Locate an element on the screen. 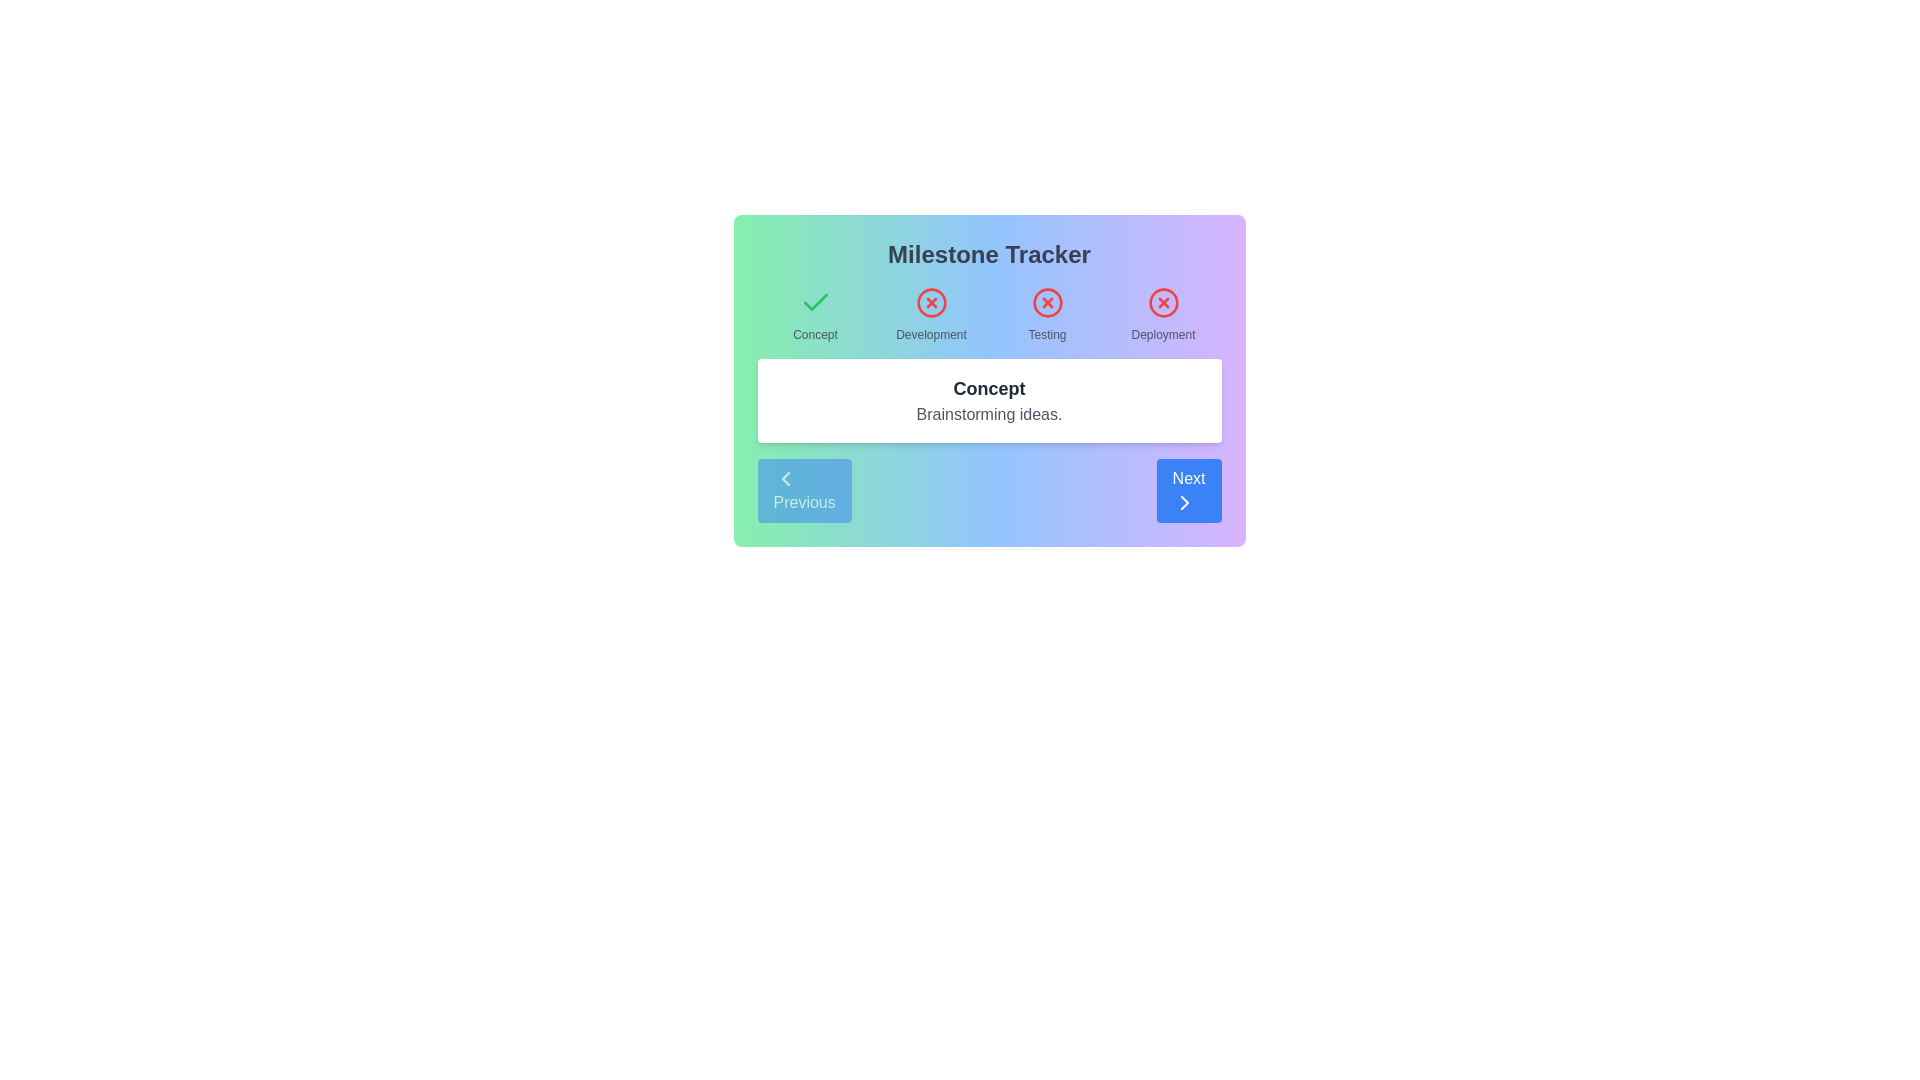 The height and width of the screenshot is (1080, 1920). the checkmark icon indicating the completion of the 'Concept' milestone, located in the top-left quarter of the segmented row of milestones is located at coordinates (815, 303).